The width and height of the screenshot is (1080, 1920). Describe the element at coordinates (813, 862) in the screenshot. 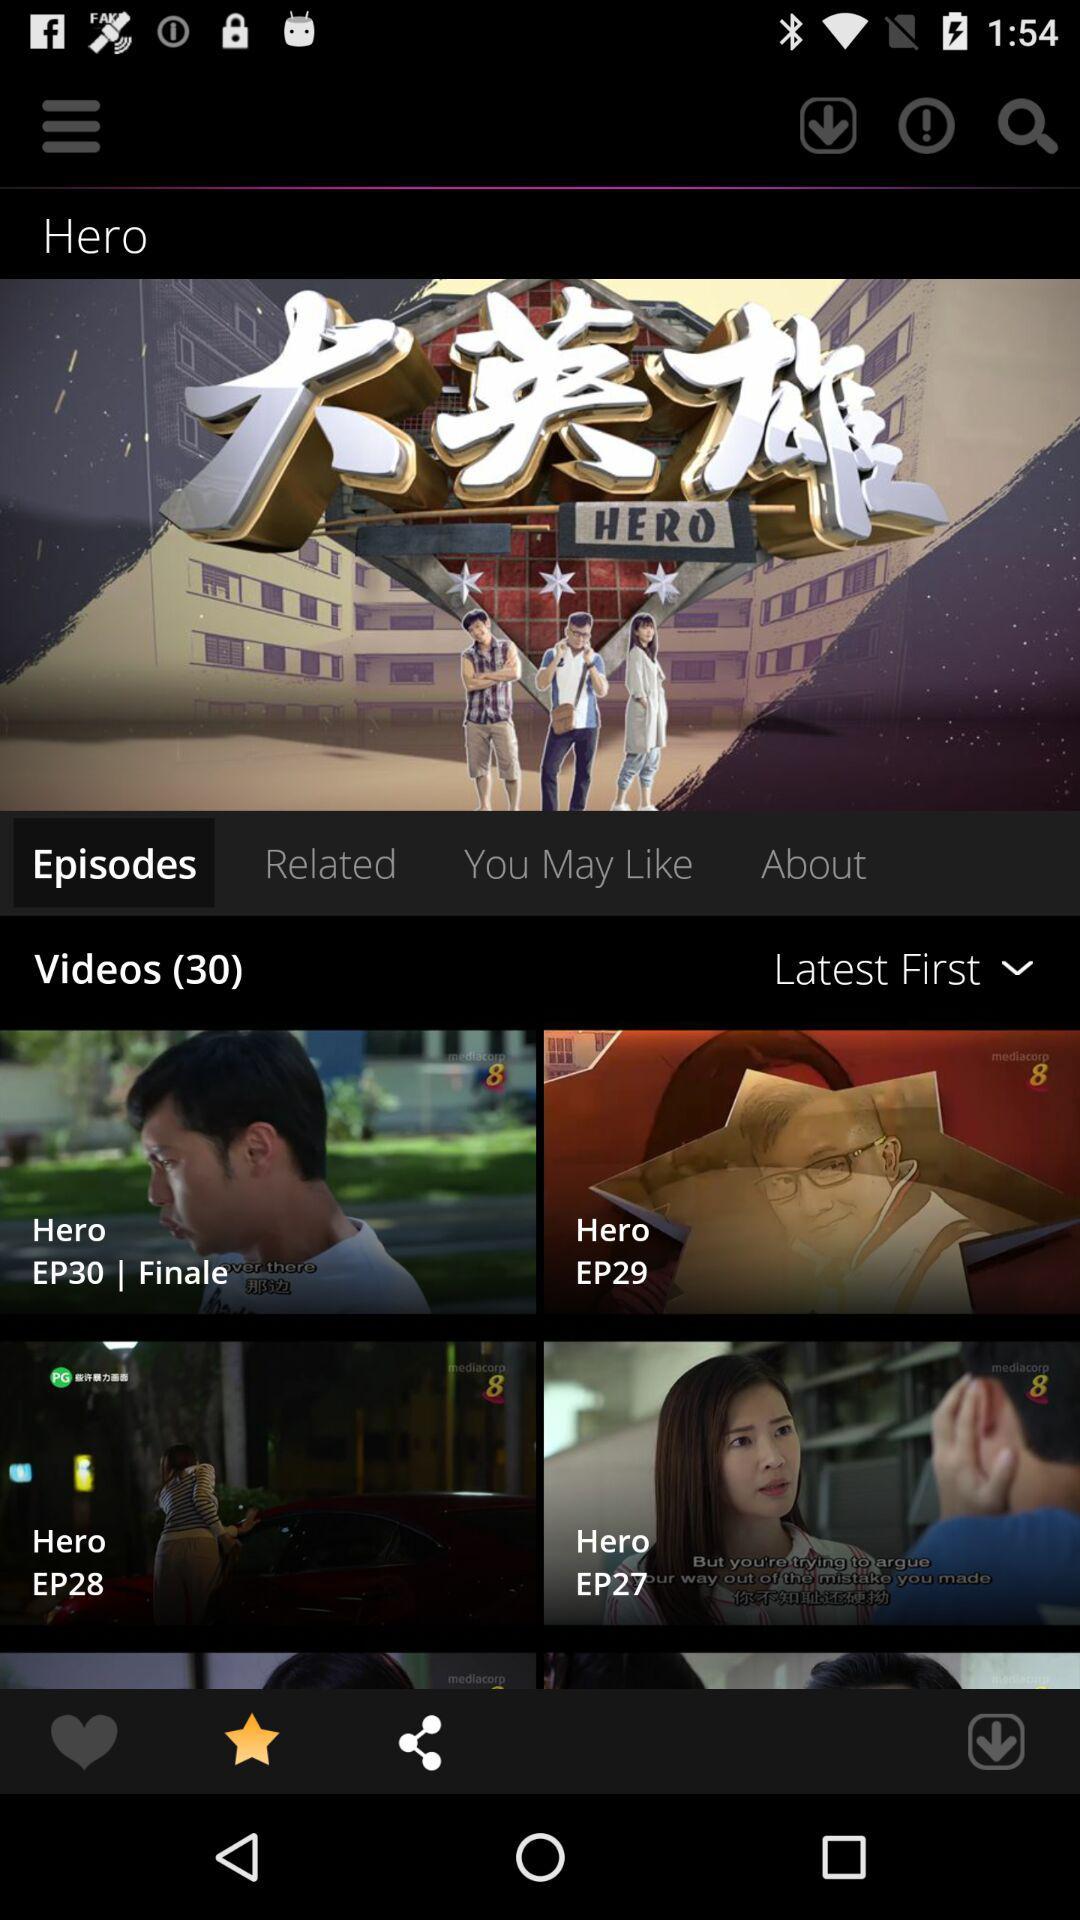

I see `the item to the right of the you may like item` at that location.